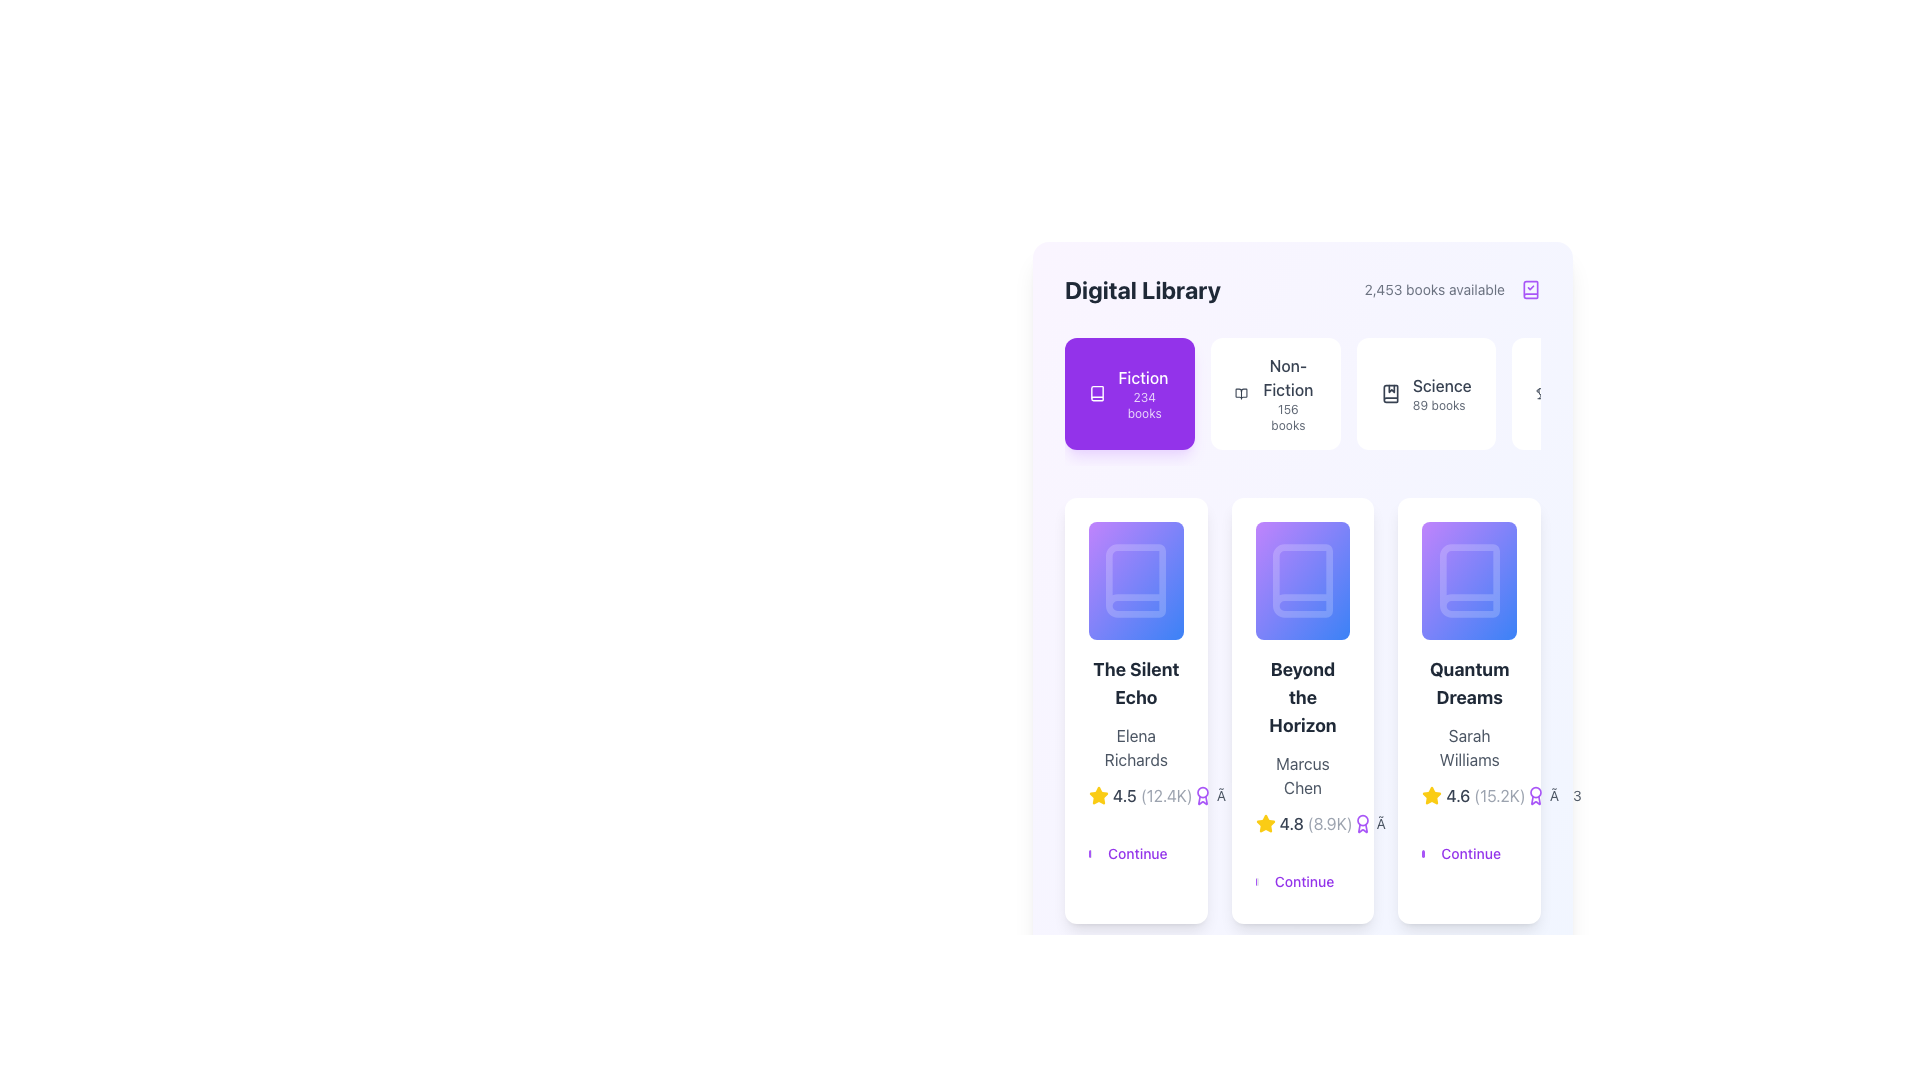 Image resolution: width=1920 pixels, height=1080 pixels. Describe the element at coordinates (1499, 795) in the screenshot. I see `the static text element displaying '(15.2K)', which is part of the rating or review count display under the book titled 'Quantum Dreams'` at that location.